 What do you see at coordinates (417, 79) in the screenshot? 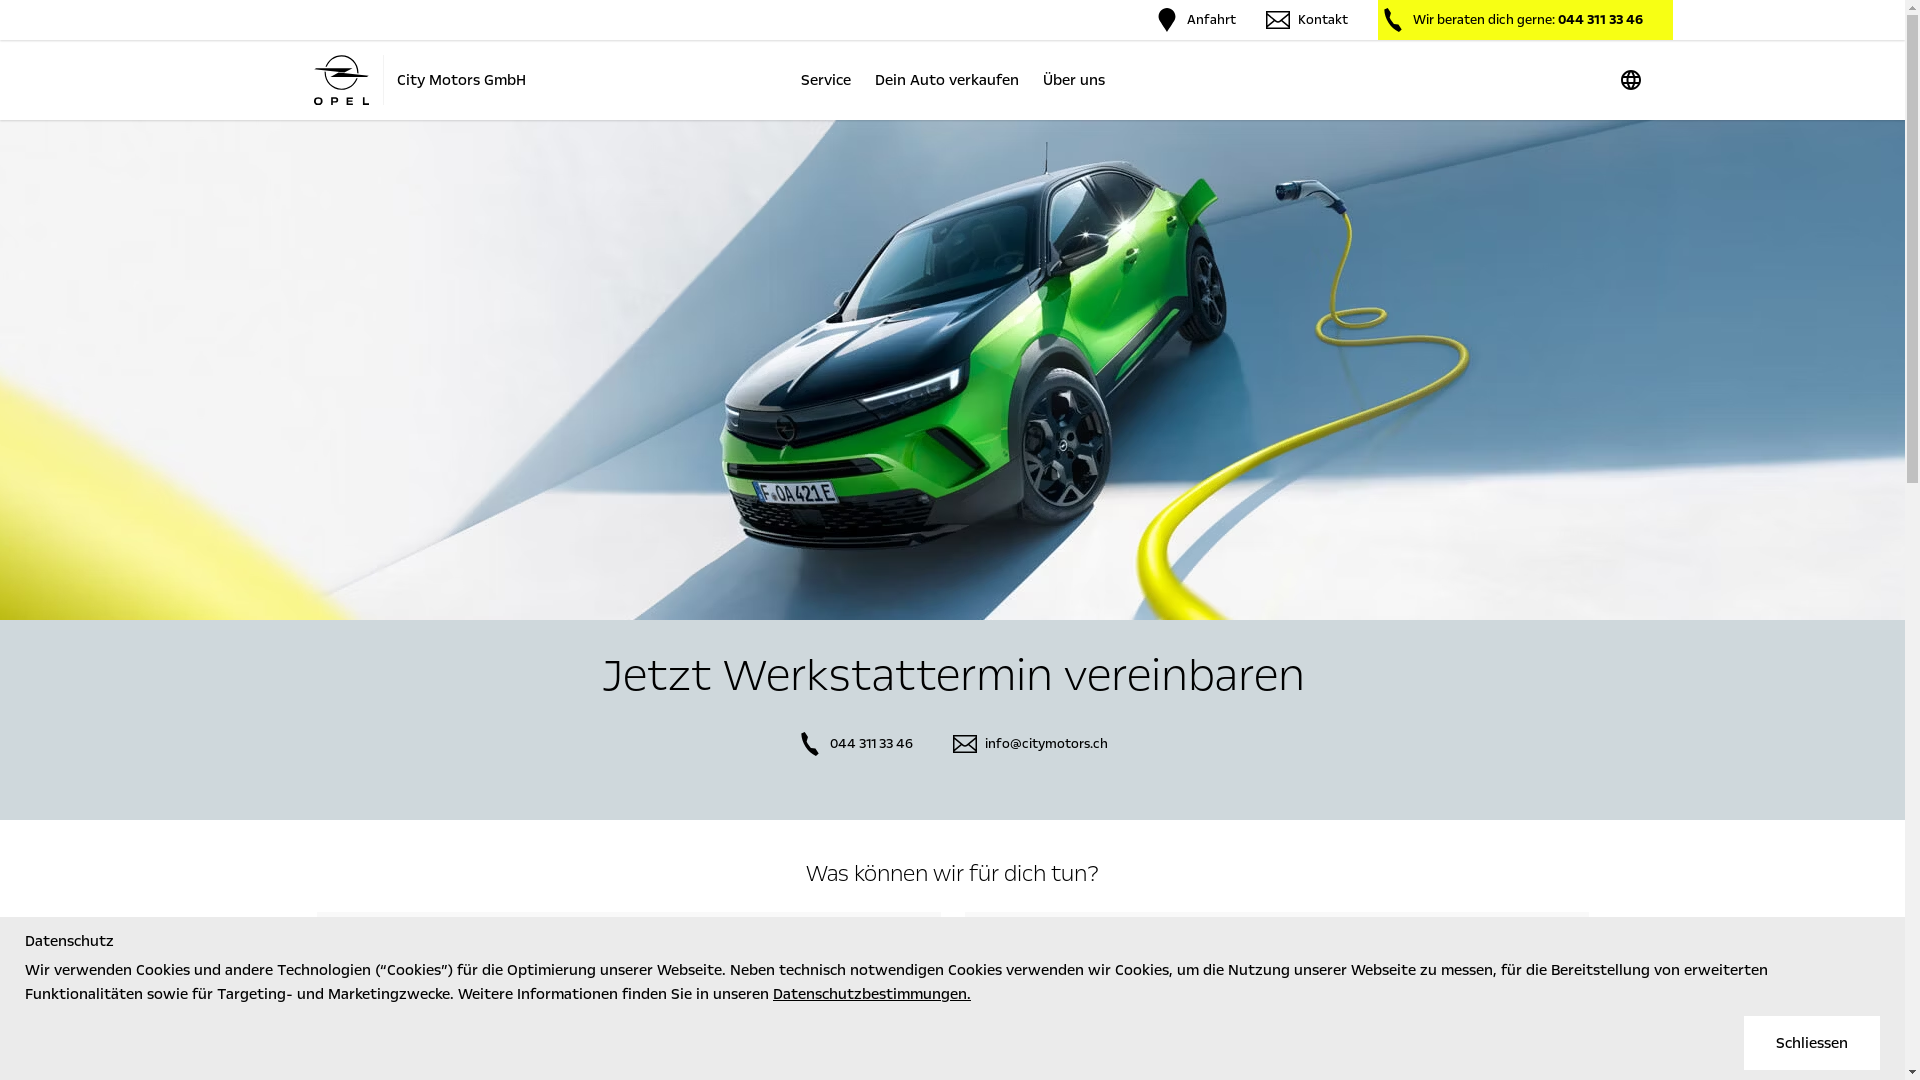
I see `'City Motors GmbH'` at bounding box center [417, 79].